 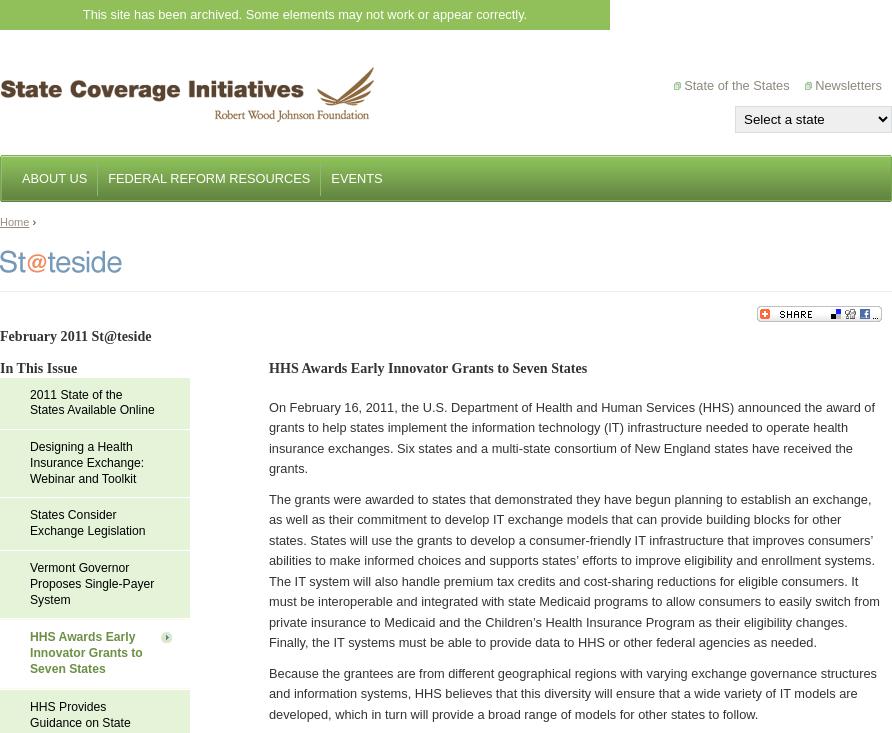 I want to click on 'Because the grantees are from different geographical regions with varying exchange governance structures and information systems, HHS believes that this diversity will ensure that a wide variety of IT models are developed, which in turn will provide a broad range of models for other states to follow.', so click(x=571, y=692).